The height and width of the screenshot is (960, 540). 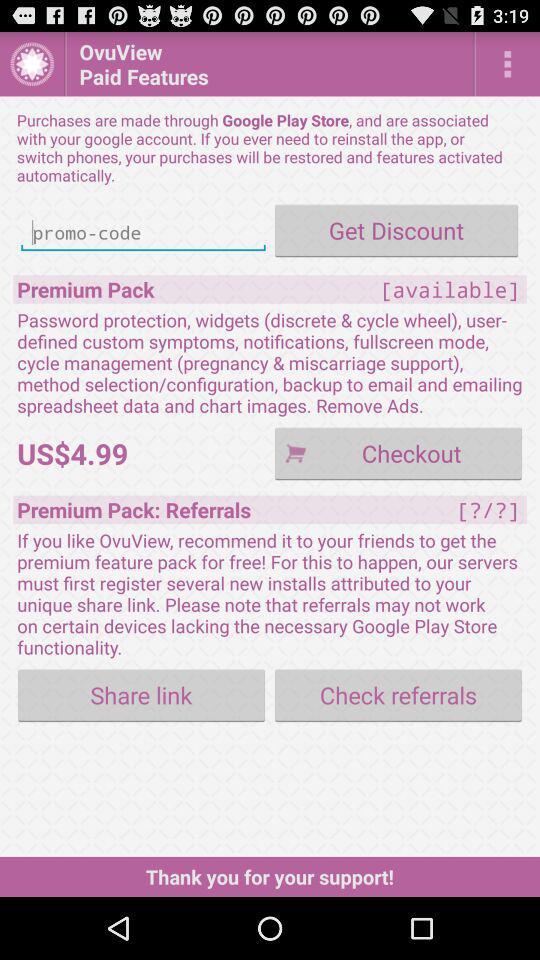 What do you see at coordinates (398, 695) in the screenshot?
I see `icon to the right of the share link button` at bounding box center [398, 695].